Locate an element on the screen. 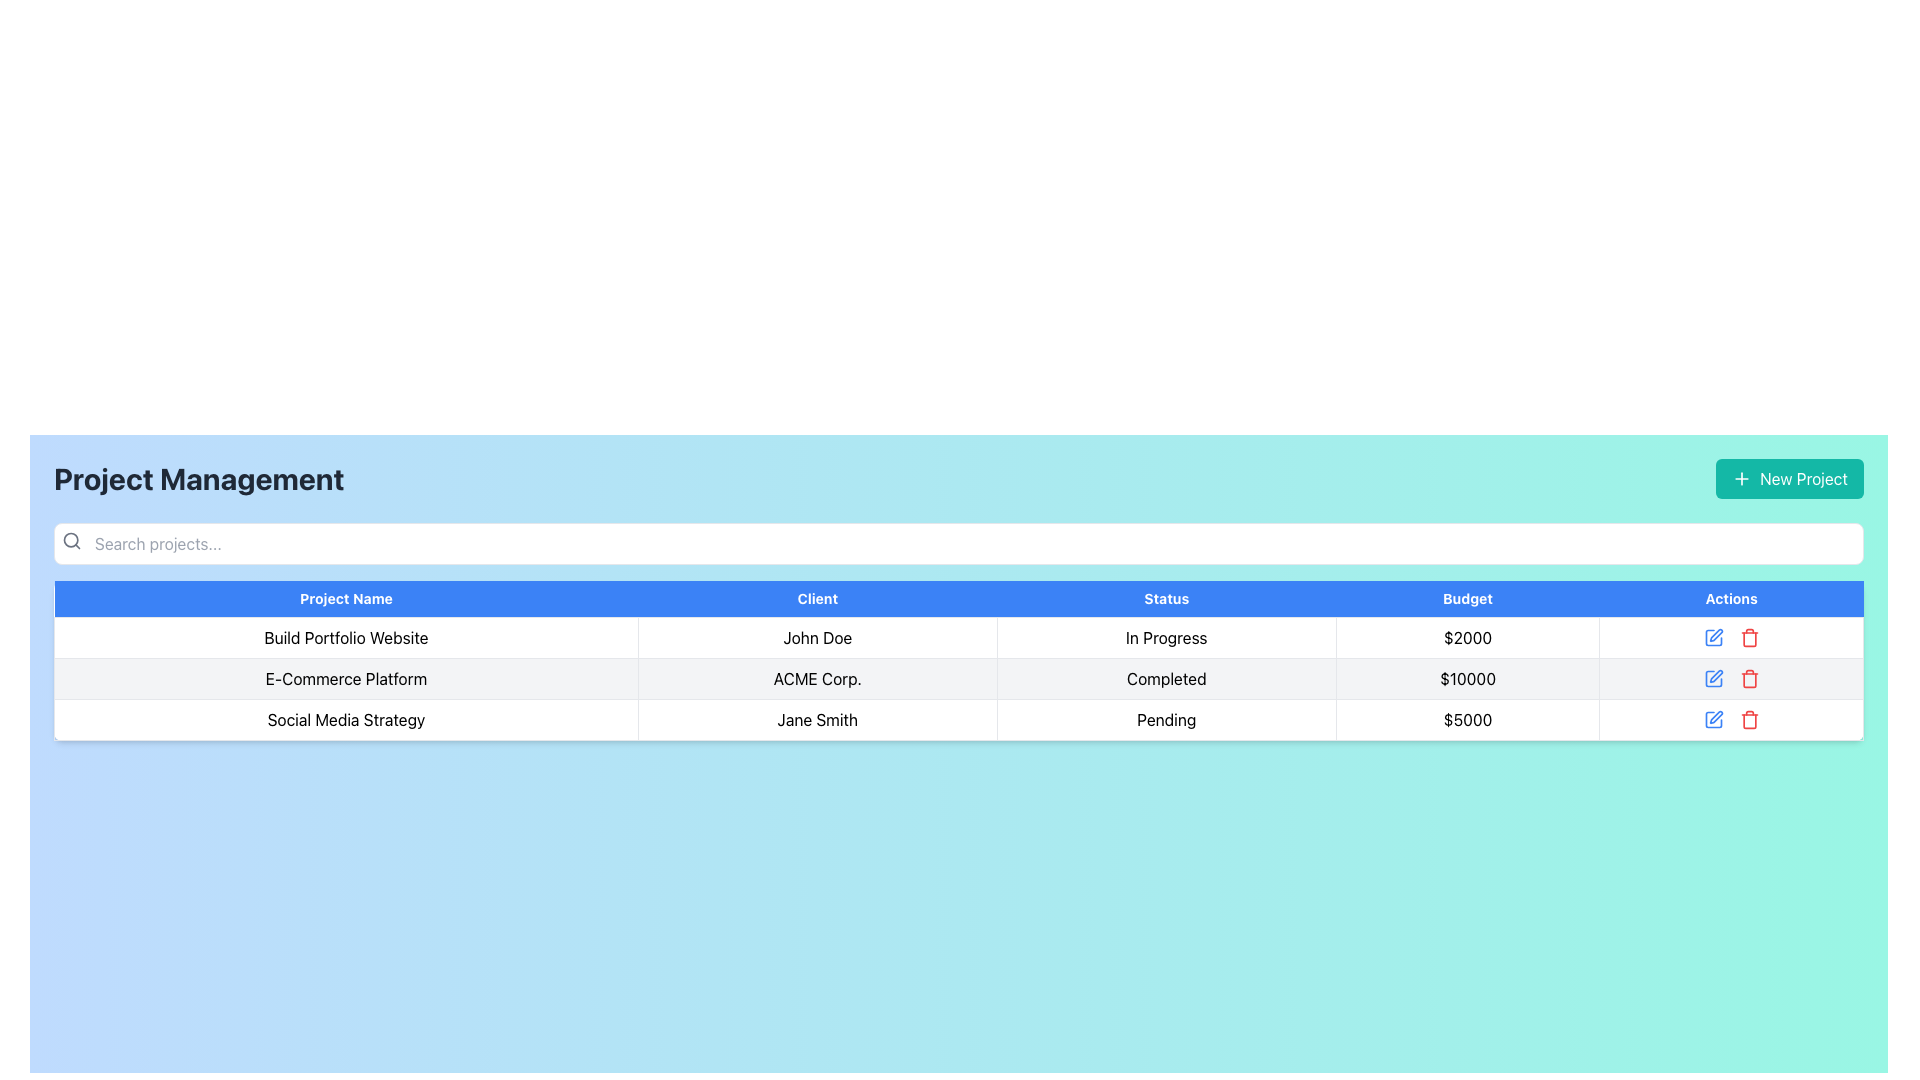 This screenshot has height=1080, width=1920. text from the Table Cell in the 'Status' column indicating the project's completion for 'E-Commerce Platform' by 'ACME Corp.' is located at coordinates (1166, 677).